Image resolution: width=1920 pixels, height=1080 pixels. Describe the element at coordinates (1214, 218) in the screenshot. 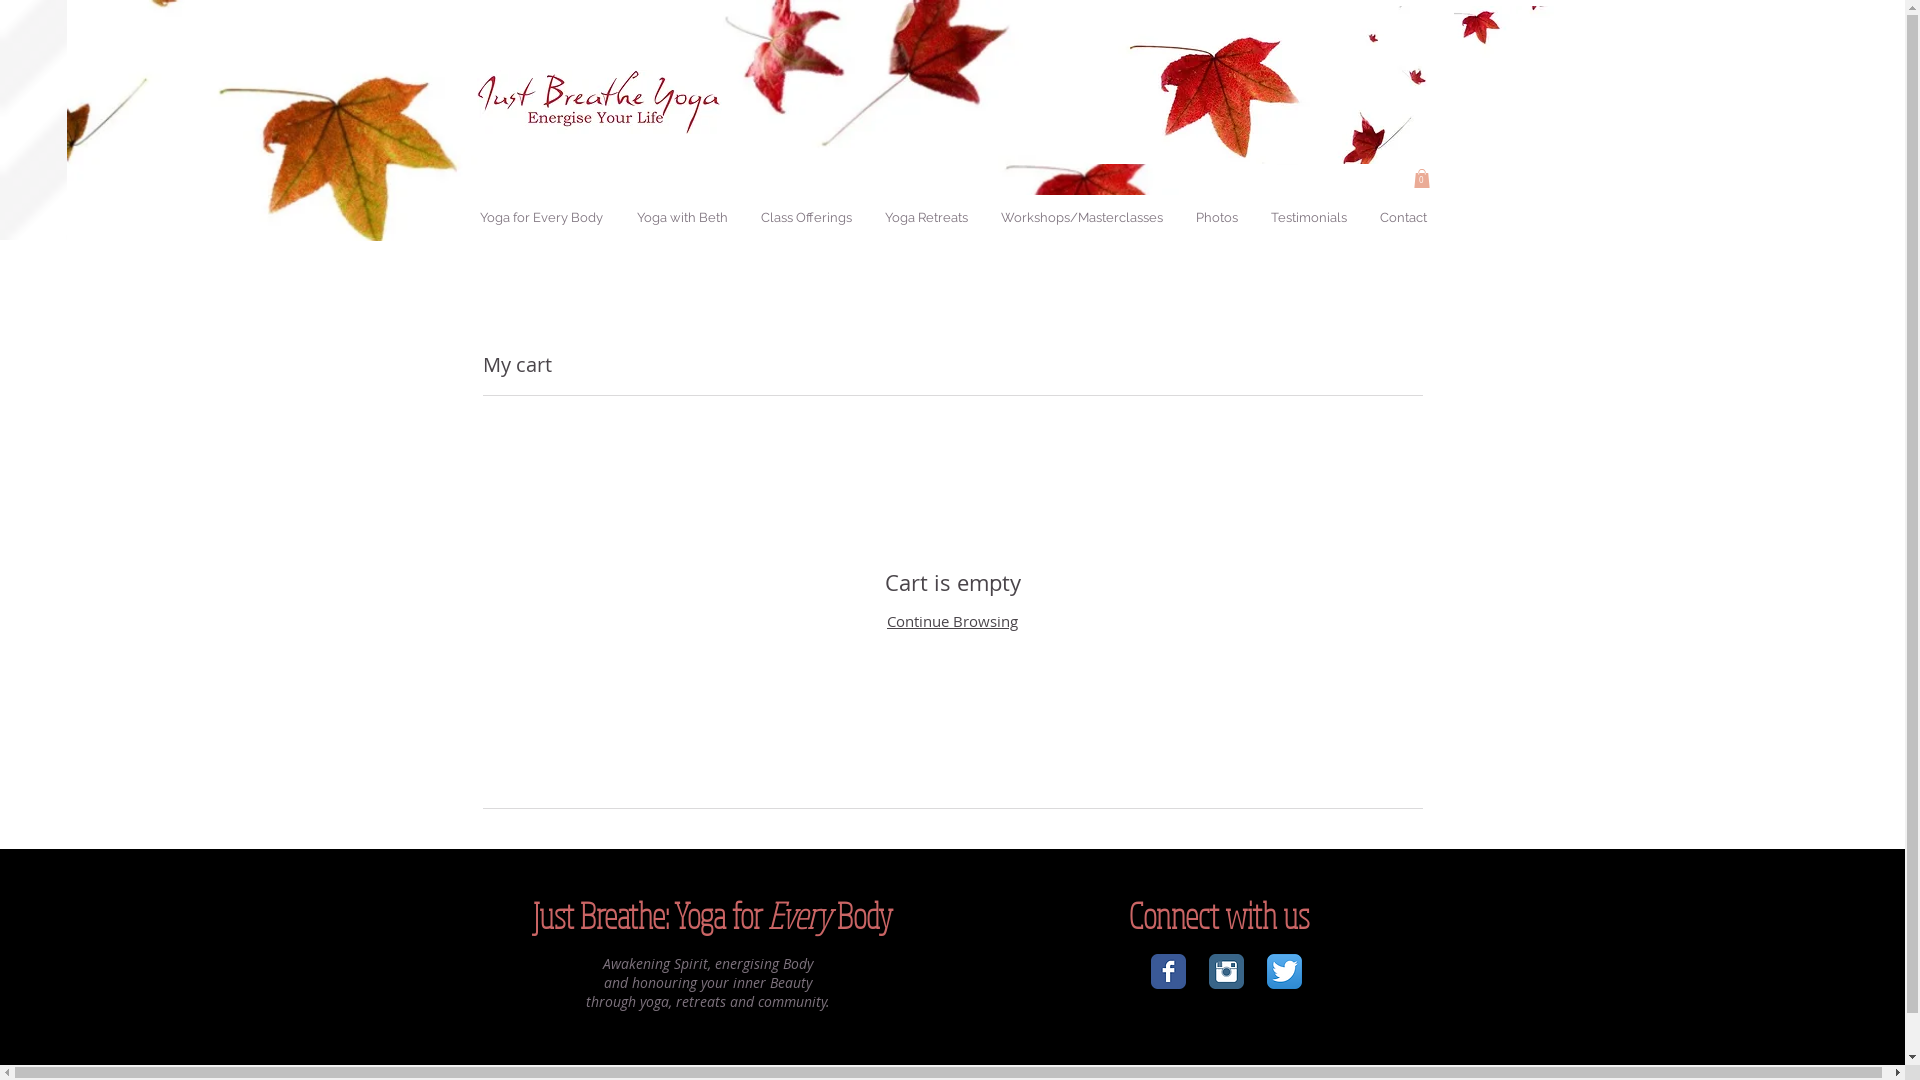

I see `'Photos'` at that location.